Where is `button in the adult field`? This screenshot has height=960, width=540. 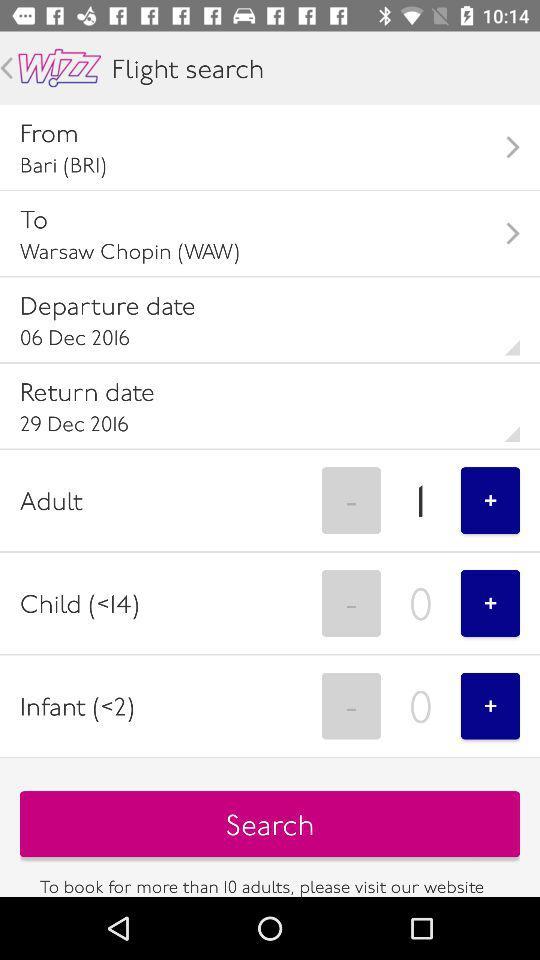
button in the adult field is located at coordinates (489, 499).